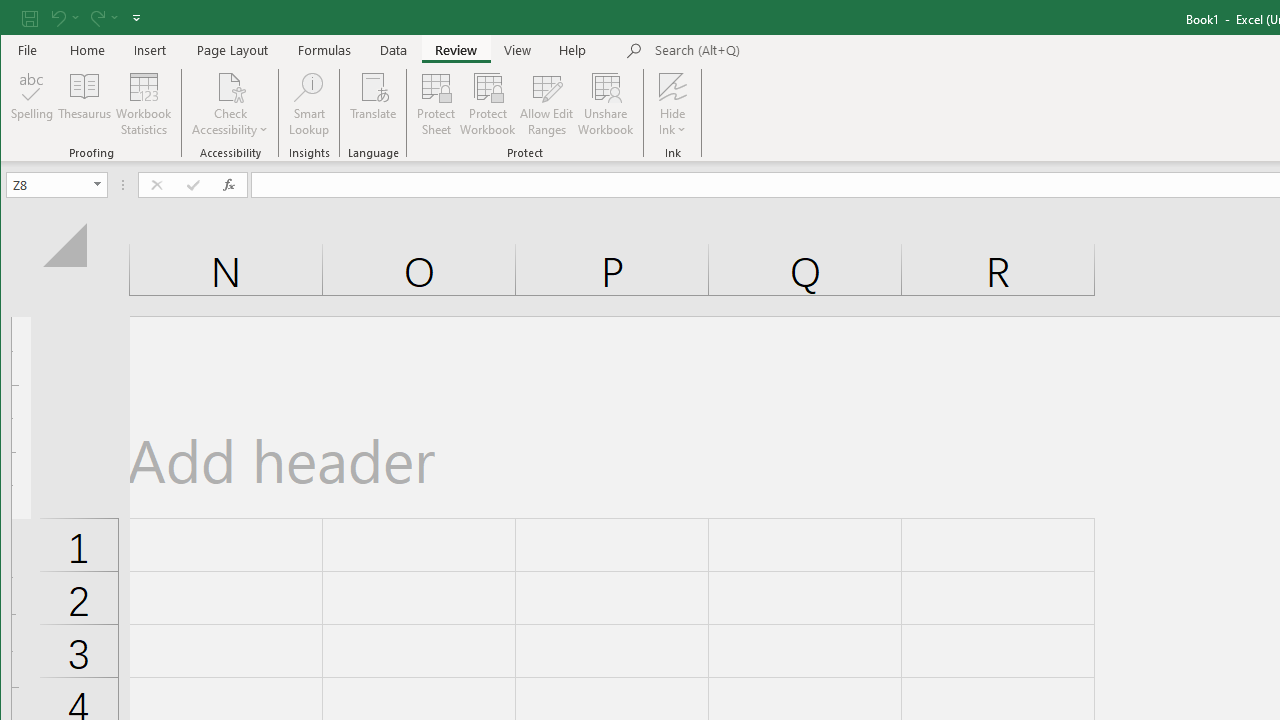 The height and width of the screenshot is (720, 1280). Describe the element at coordinates (325, 49) in the screenshot. I see `'Formulas'` at that location.